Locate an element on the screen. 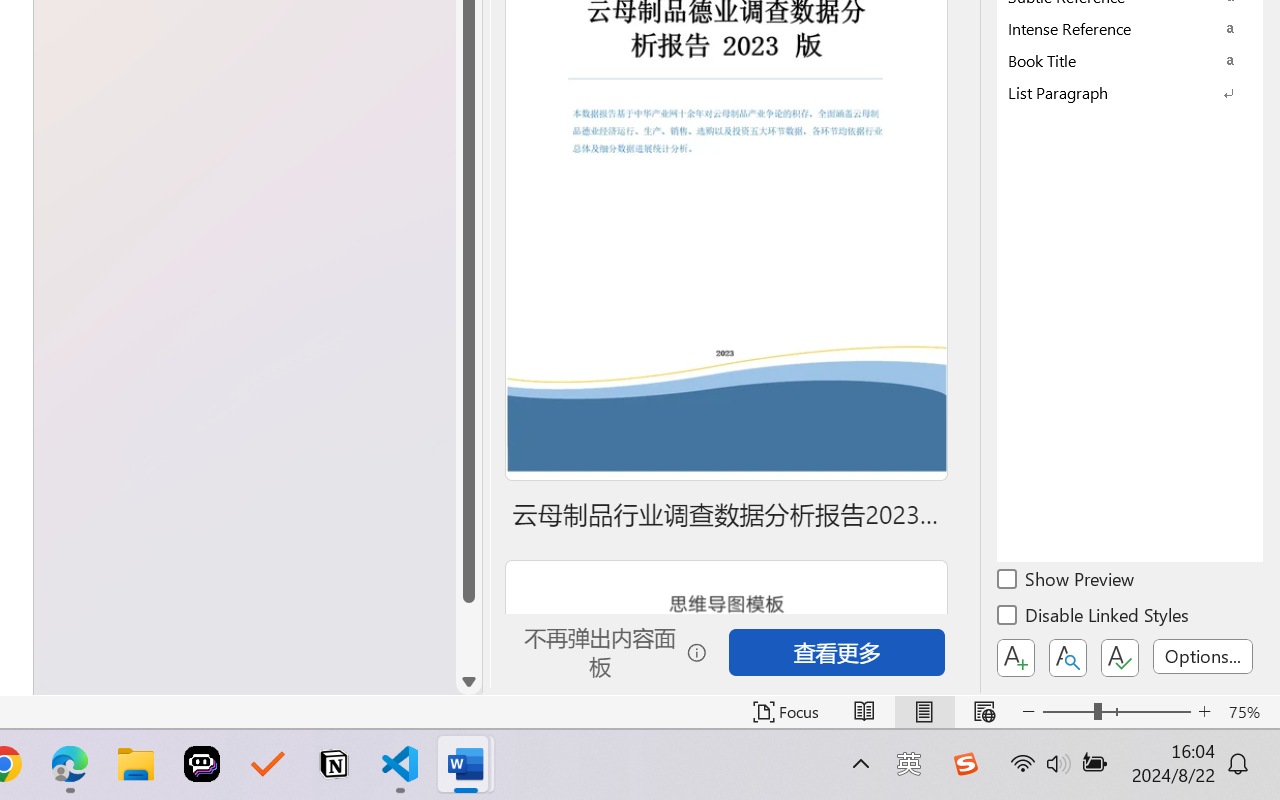  'Read Mode' is located at coordinates (864, 711).